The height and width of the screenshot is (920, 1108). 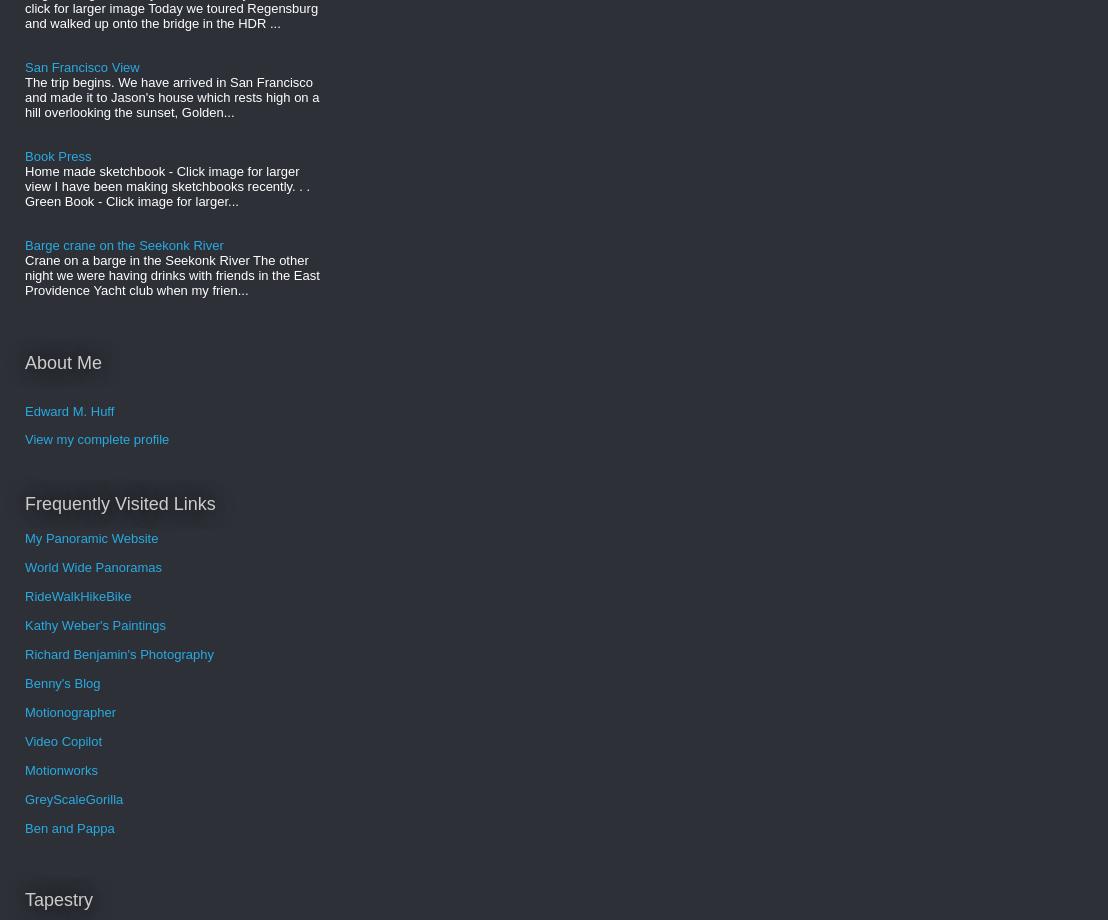 What do you see at coordinates (25, 185) in the screenshot?
I see `'Home made sketchbook - Click image for larger view     I have been making sketchbooks recently. . .    Green Book - Click image for larger...'` at bounding box center [25, 185].